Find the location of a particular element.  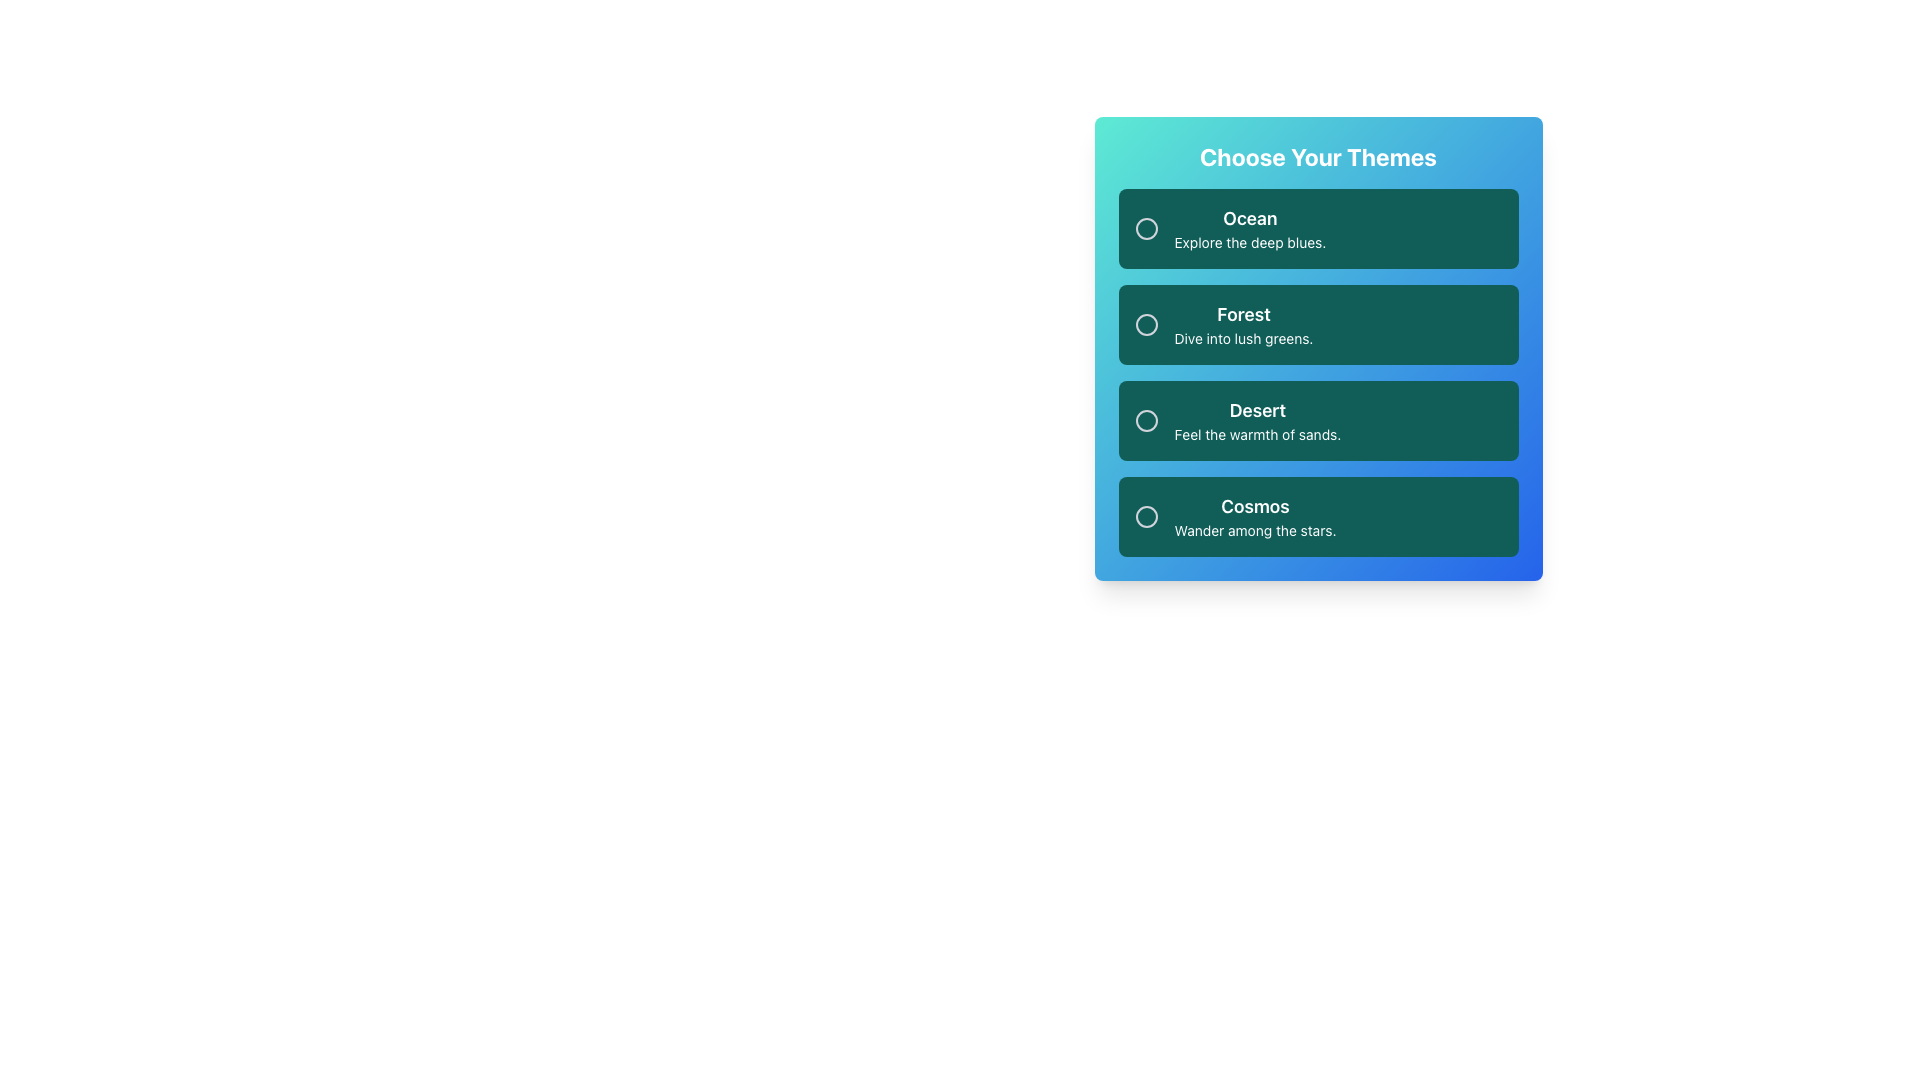

the hollow circular radio button styled in gray, located in front of the 'Desert' theme option is located at coordinates (1146, 419).